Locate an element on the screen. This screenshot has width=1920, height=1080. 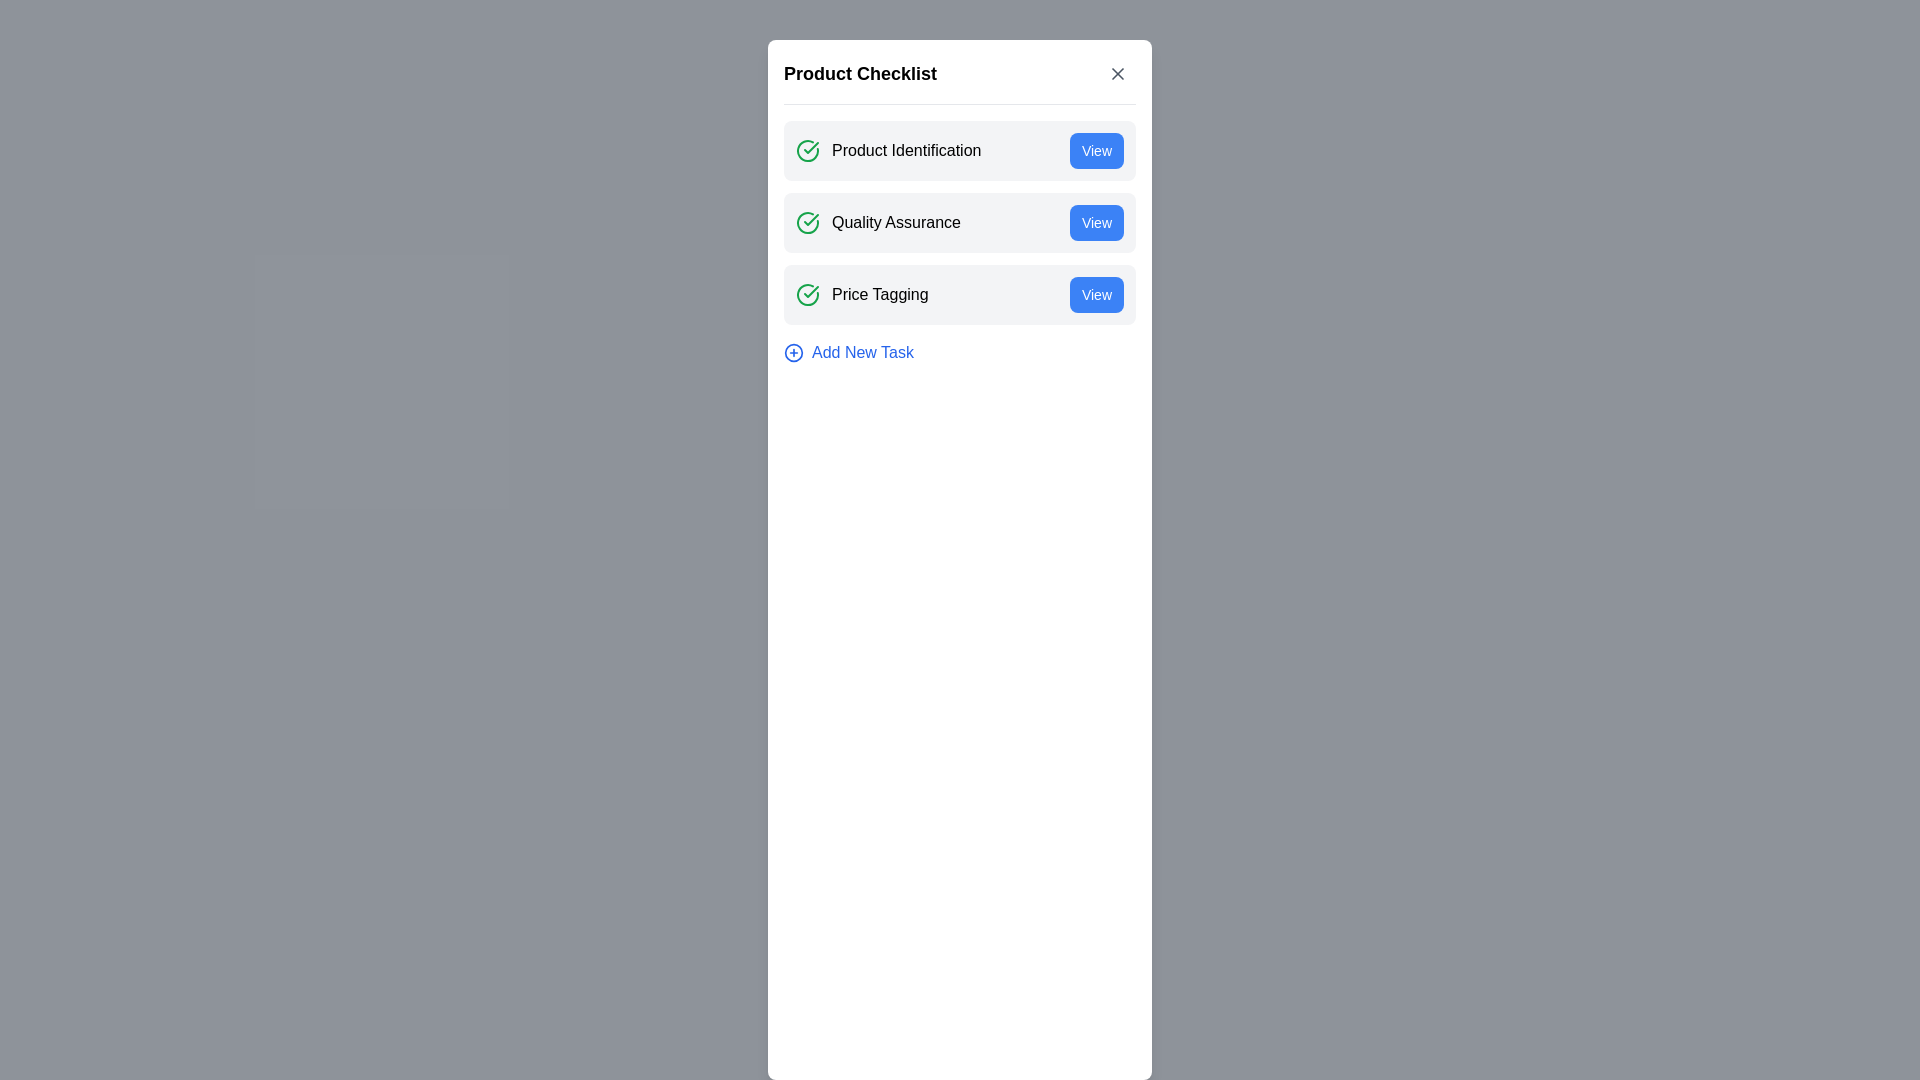
the completion icon for the 'Product Identification' task in the checklist, which signifies task verification and status completion is located at coordinates (811, 292).